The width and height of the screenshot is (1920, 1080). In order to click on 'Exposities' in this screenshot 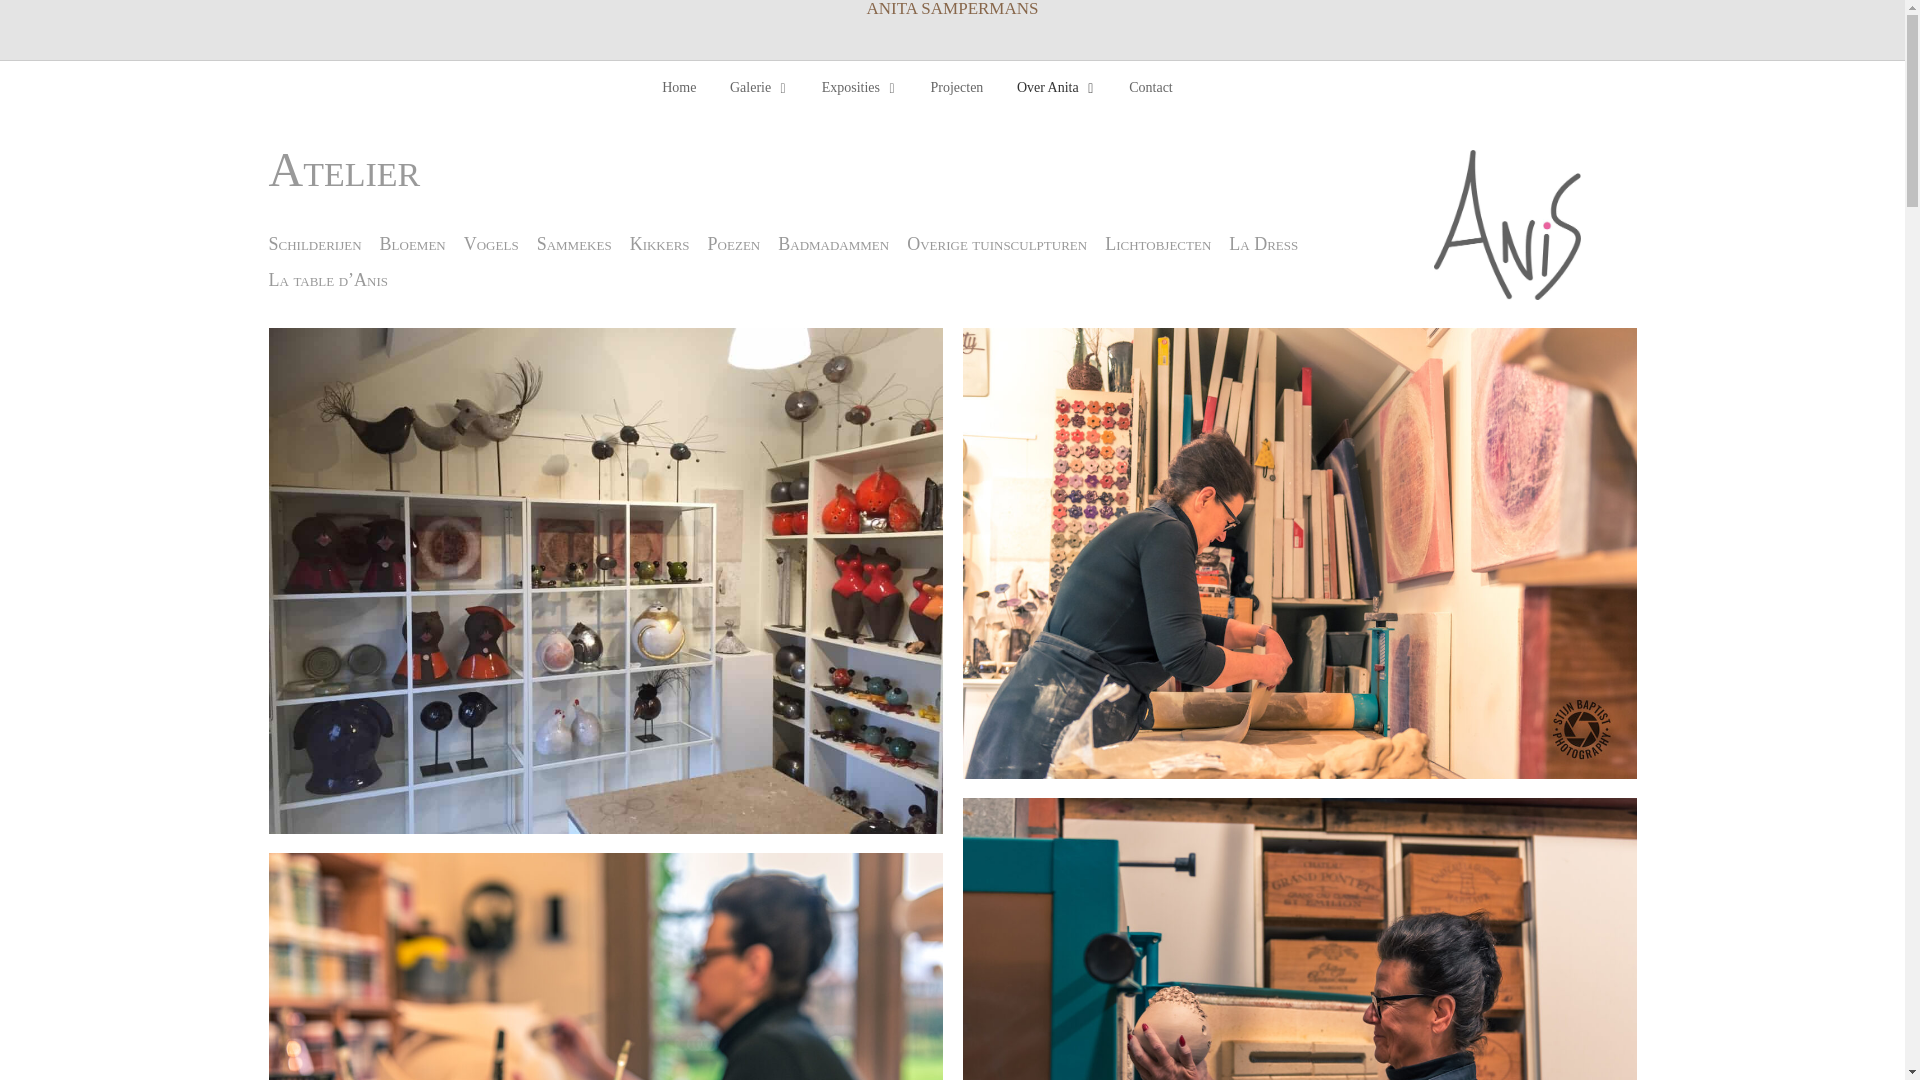, I will do `click(859, 87)`.